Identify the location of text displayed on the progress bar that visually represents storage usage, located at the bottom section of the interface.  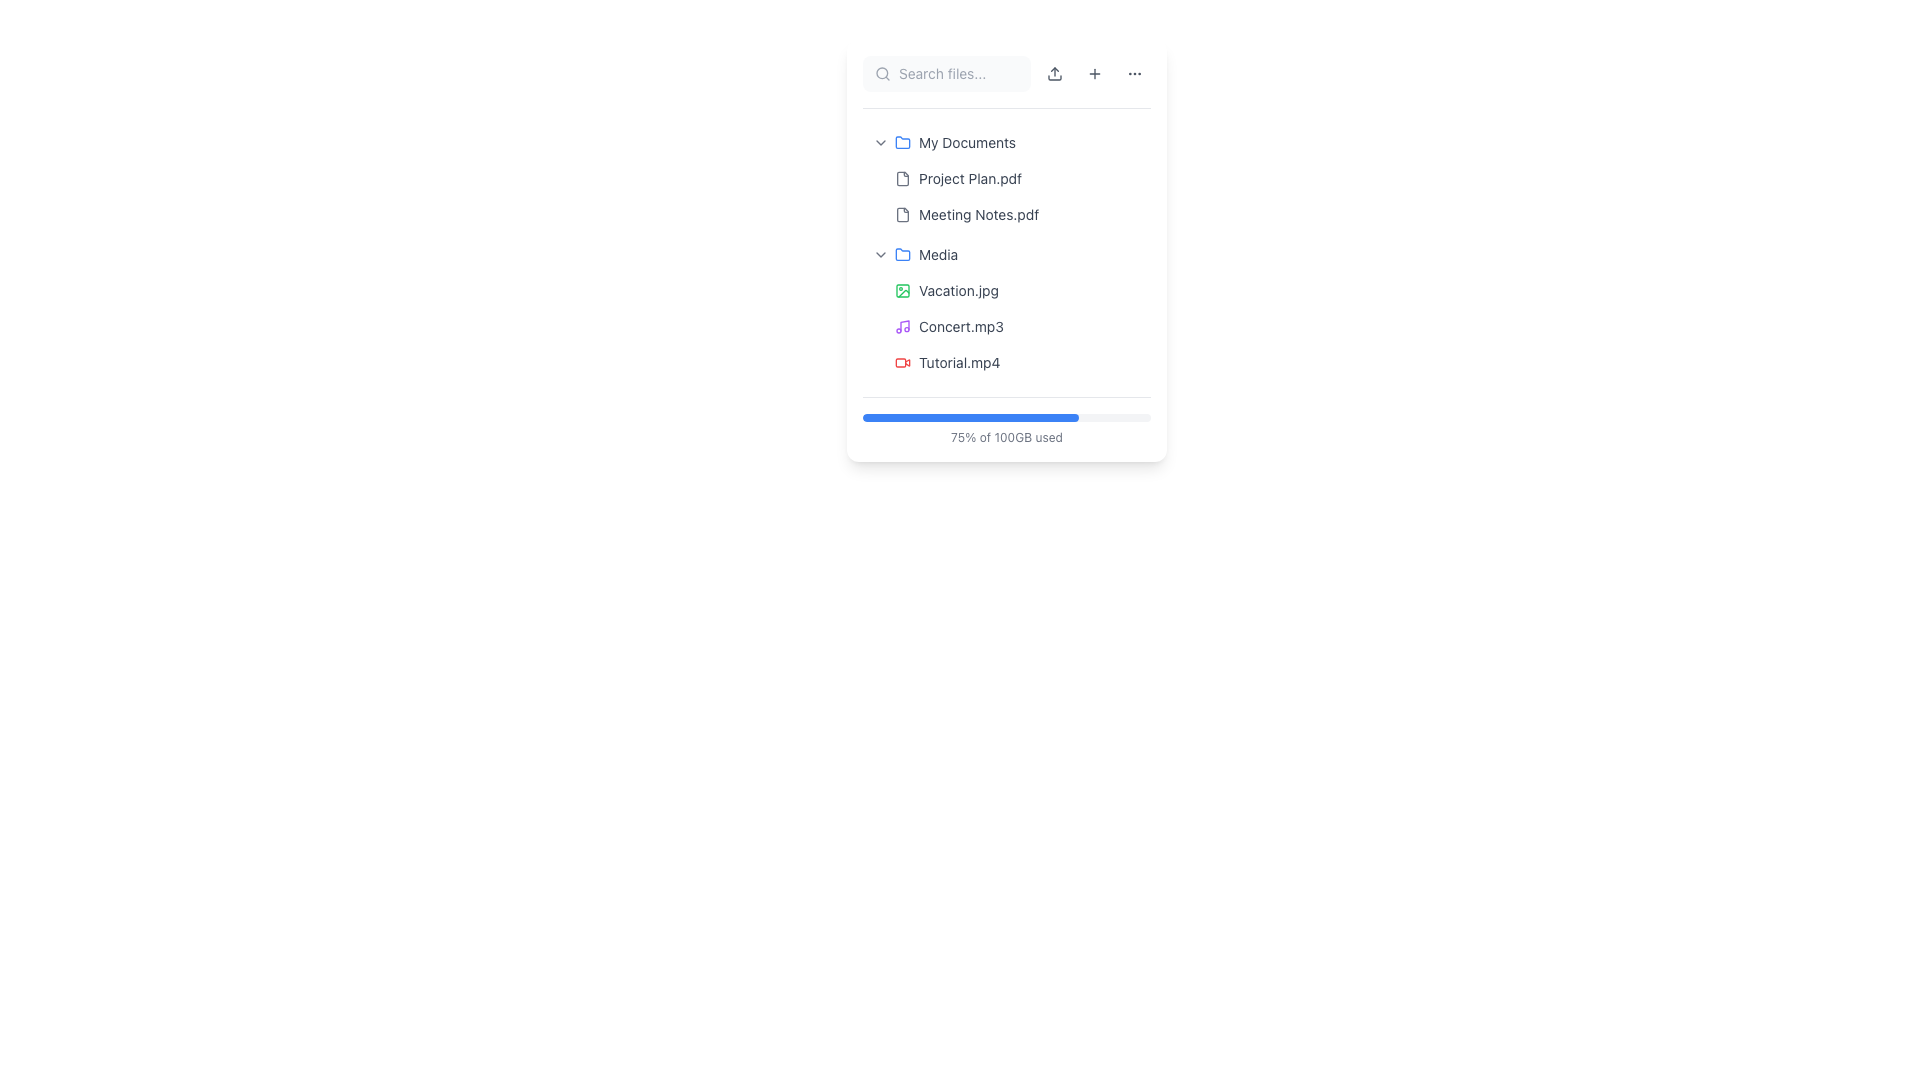
(1007, 420).